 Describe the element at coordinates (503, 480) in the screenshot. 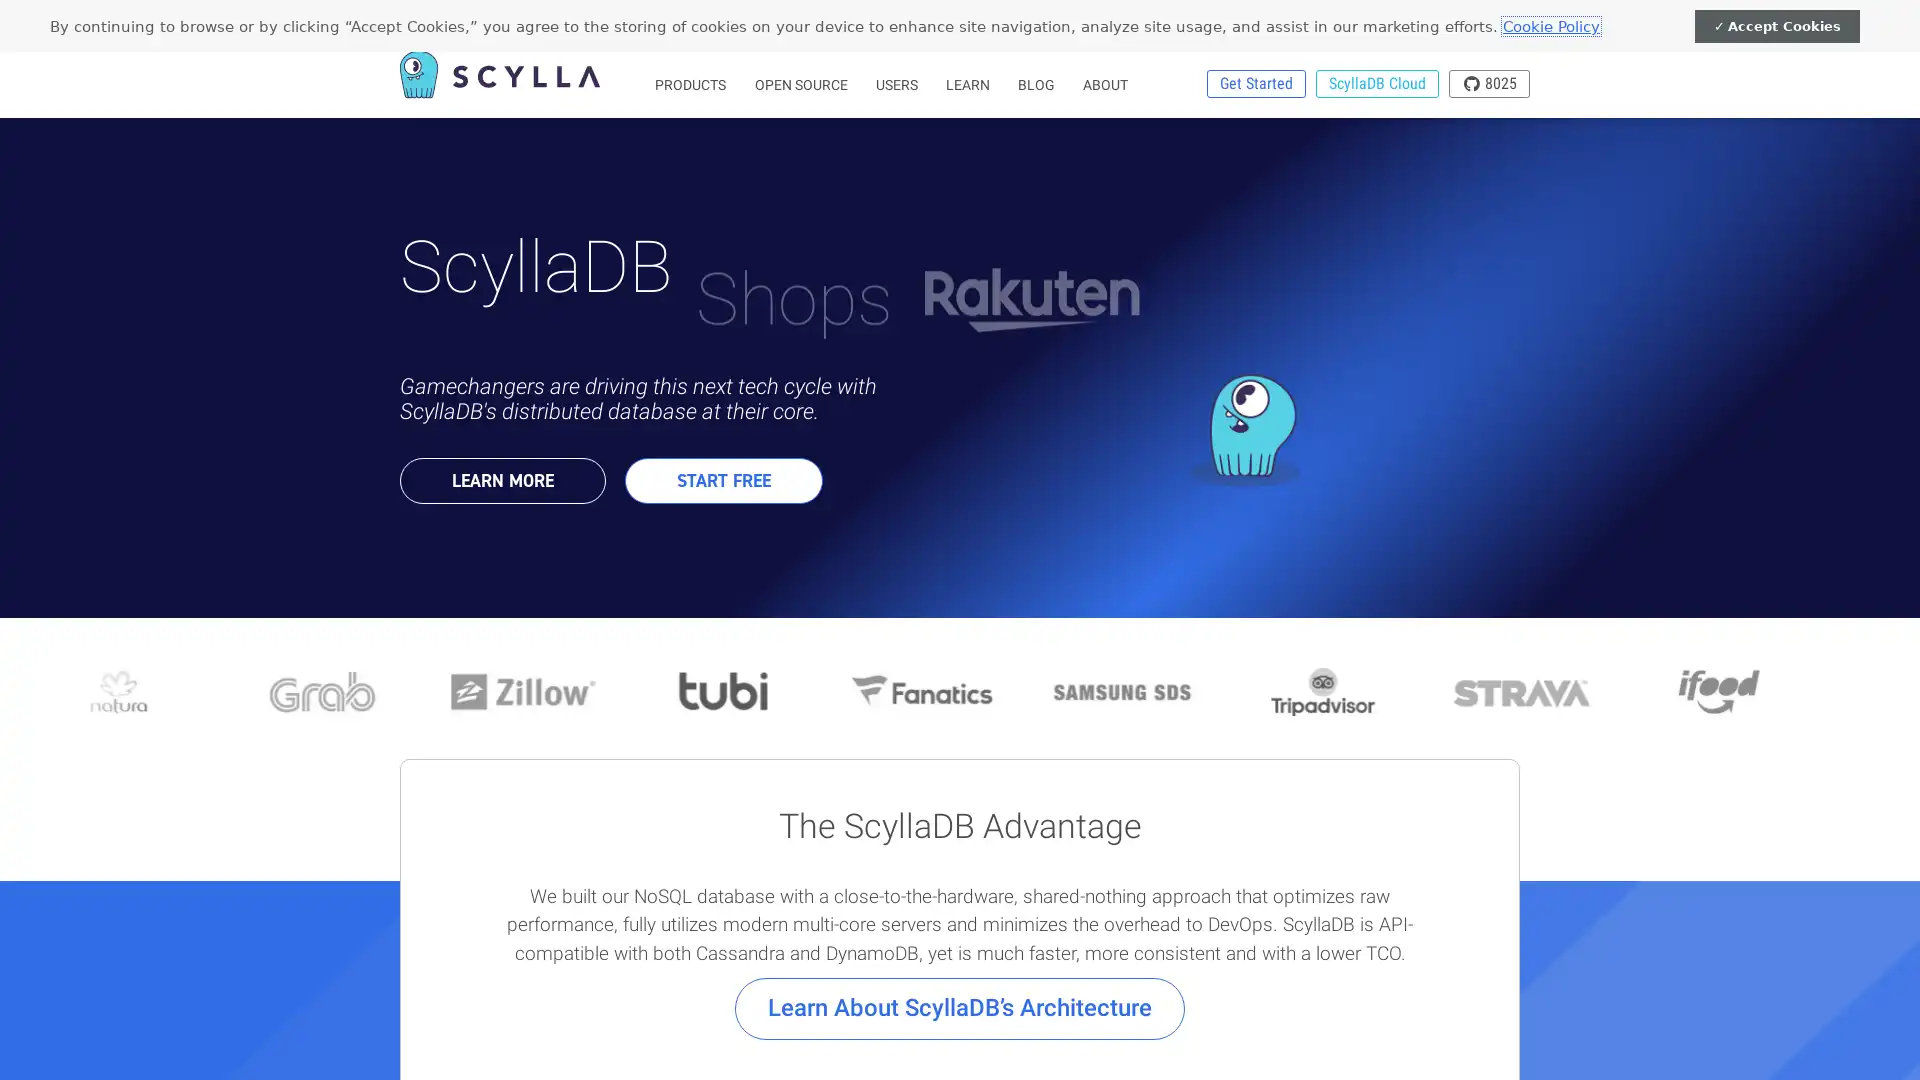

I see `LEARN MORE` at that location.